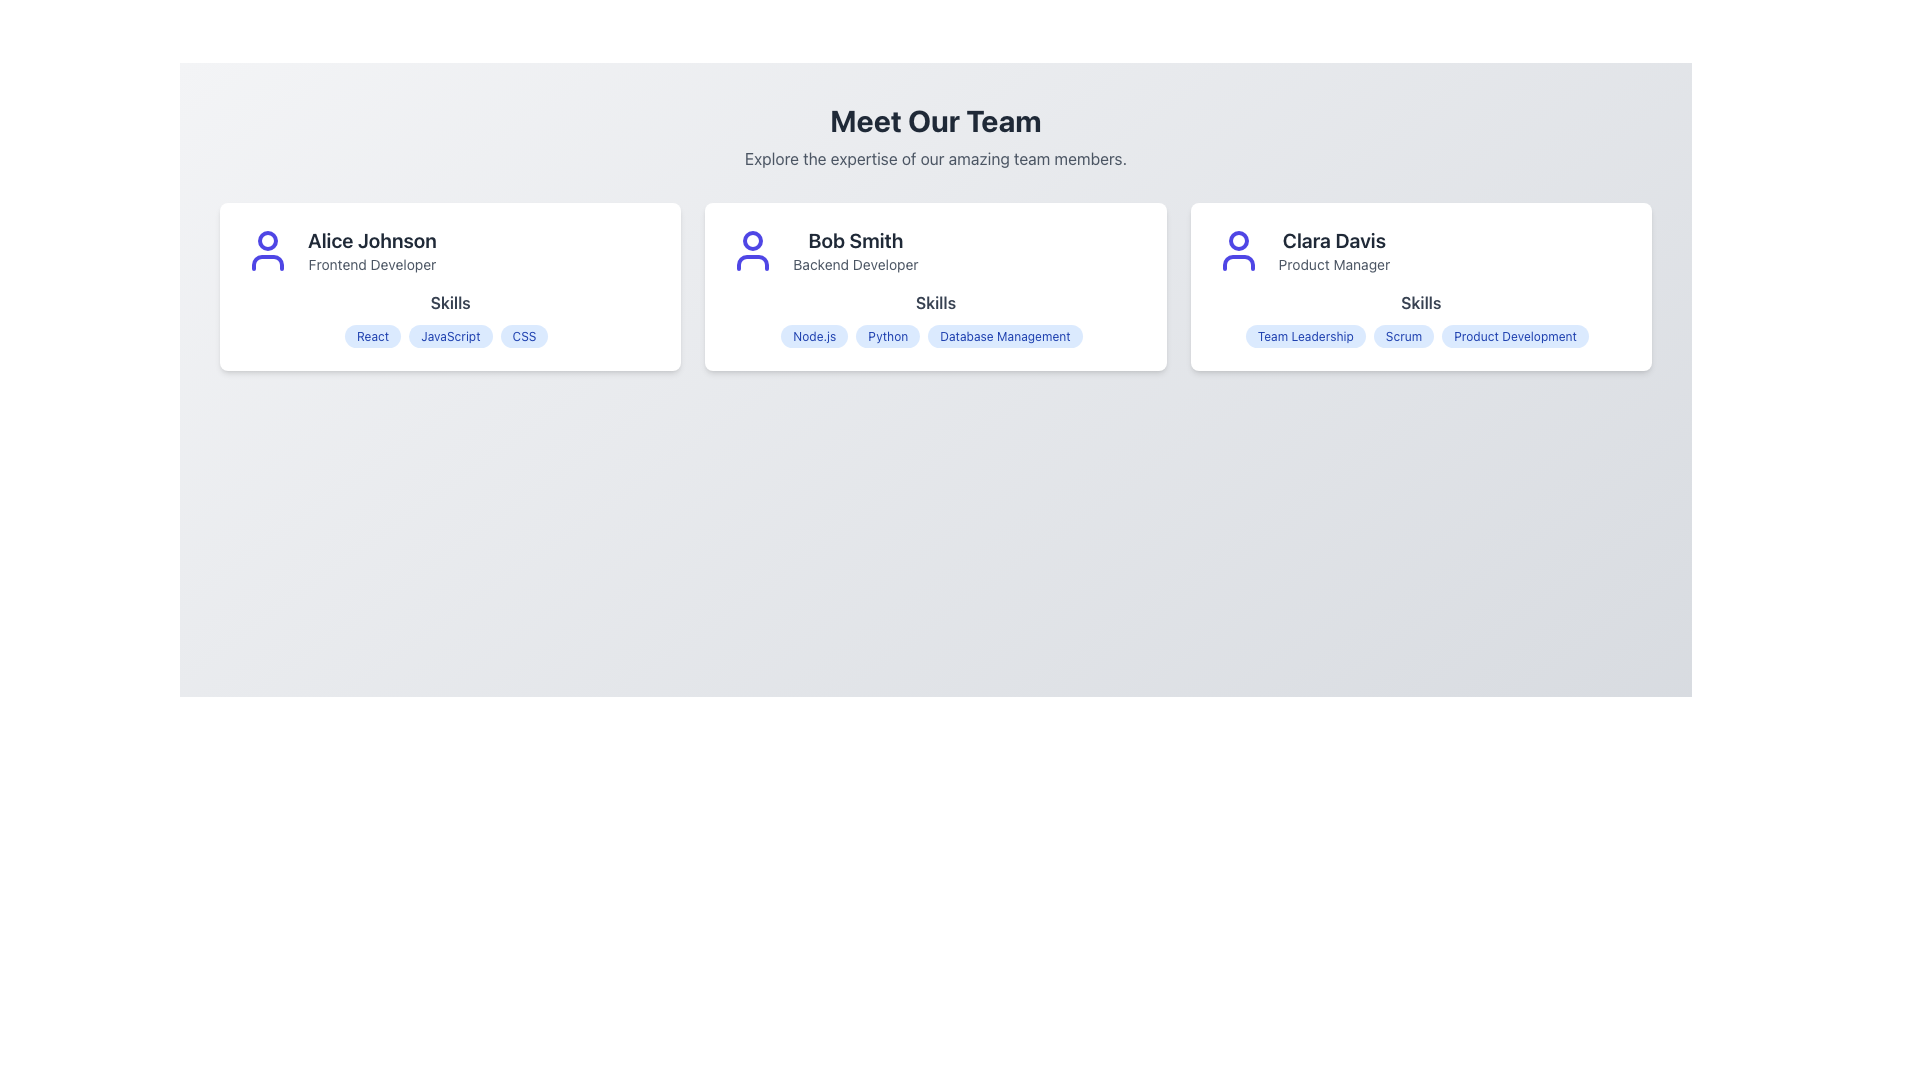 The image size is (1920, 1080). I want to click on the Text Label Component displaying 'Bob Smith' and 'Backend Developer' for accessibility purposes, so click(855, 249).